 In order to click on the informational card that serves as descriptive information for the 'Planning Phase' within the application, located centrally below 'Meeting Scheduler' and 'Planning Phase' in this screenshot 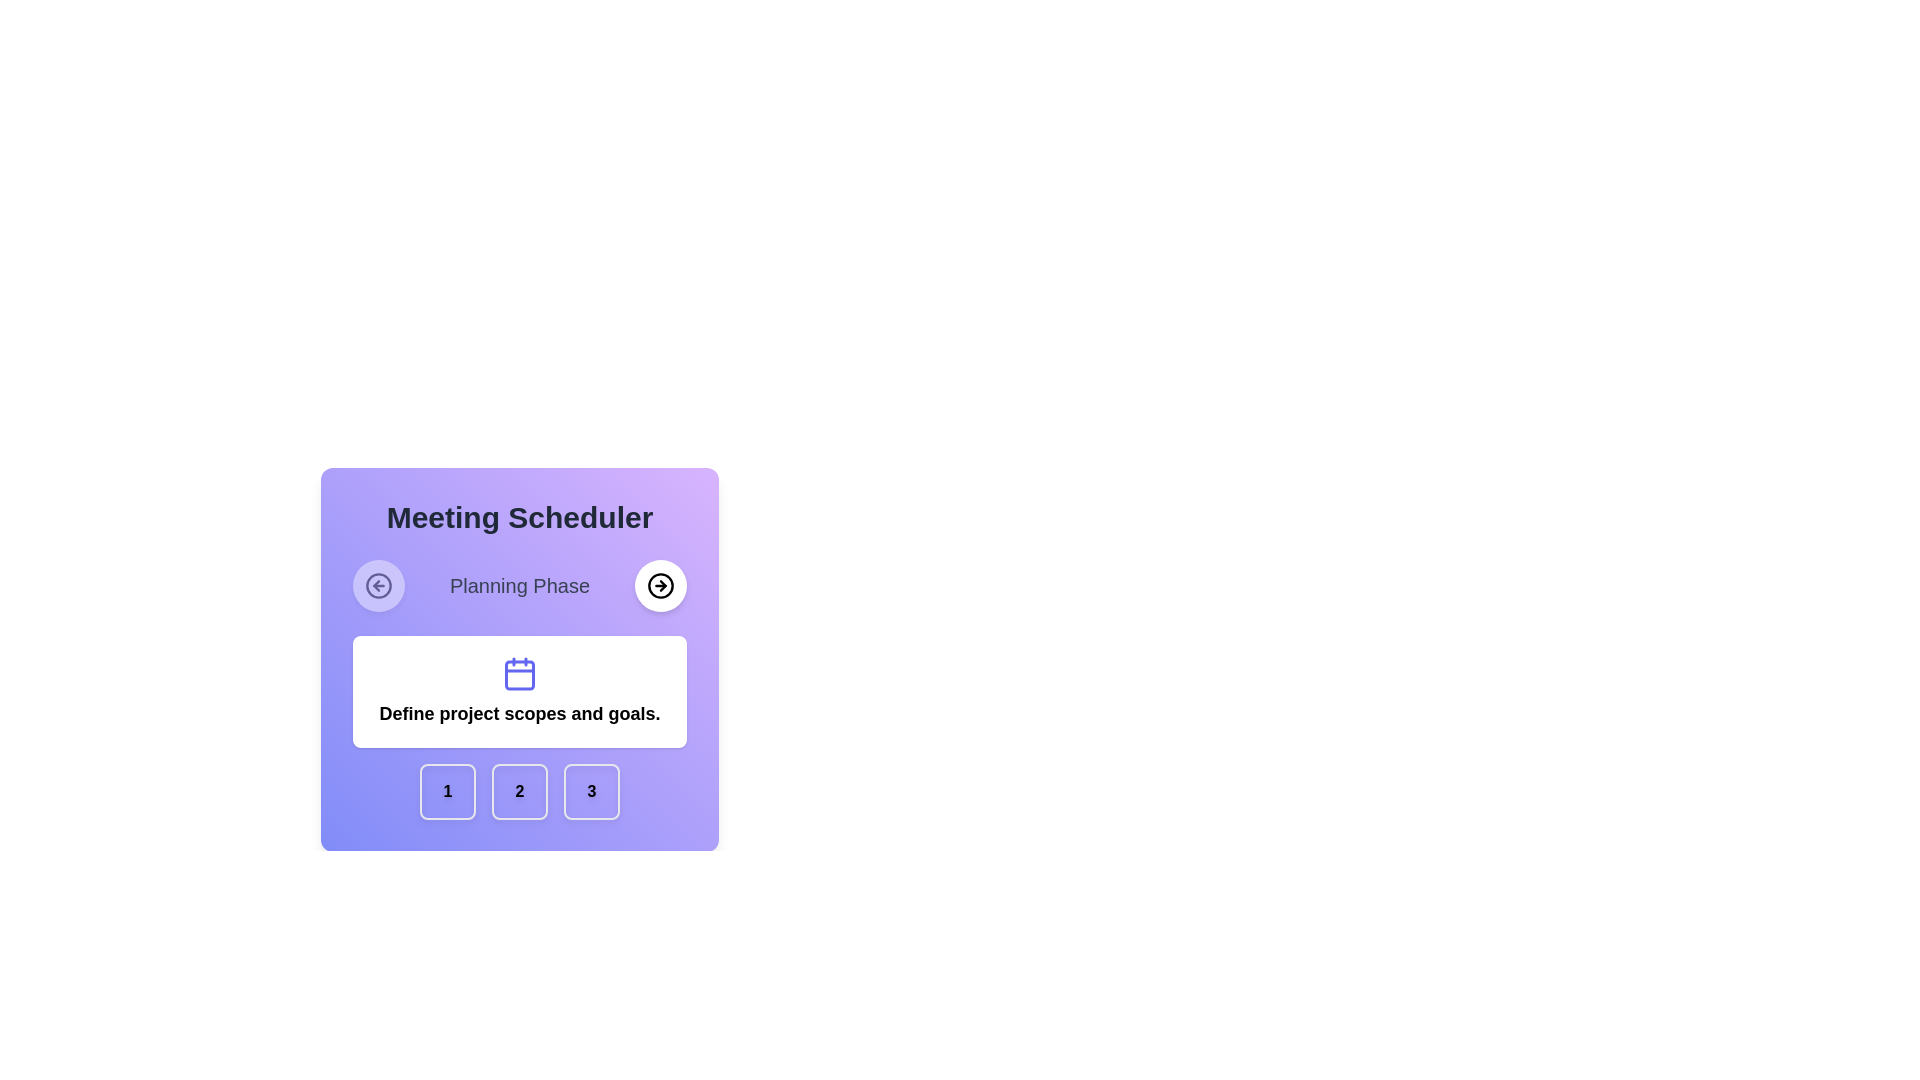, I will do `click(519, 690)`.